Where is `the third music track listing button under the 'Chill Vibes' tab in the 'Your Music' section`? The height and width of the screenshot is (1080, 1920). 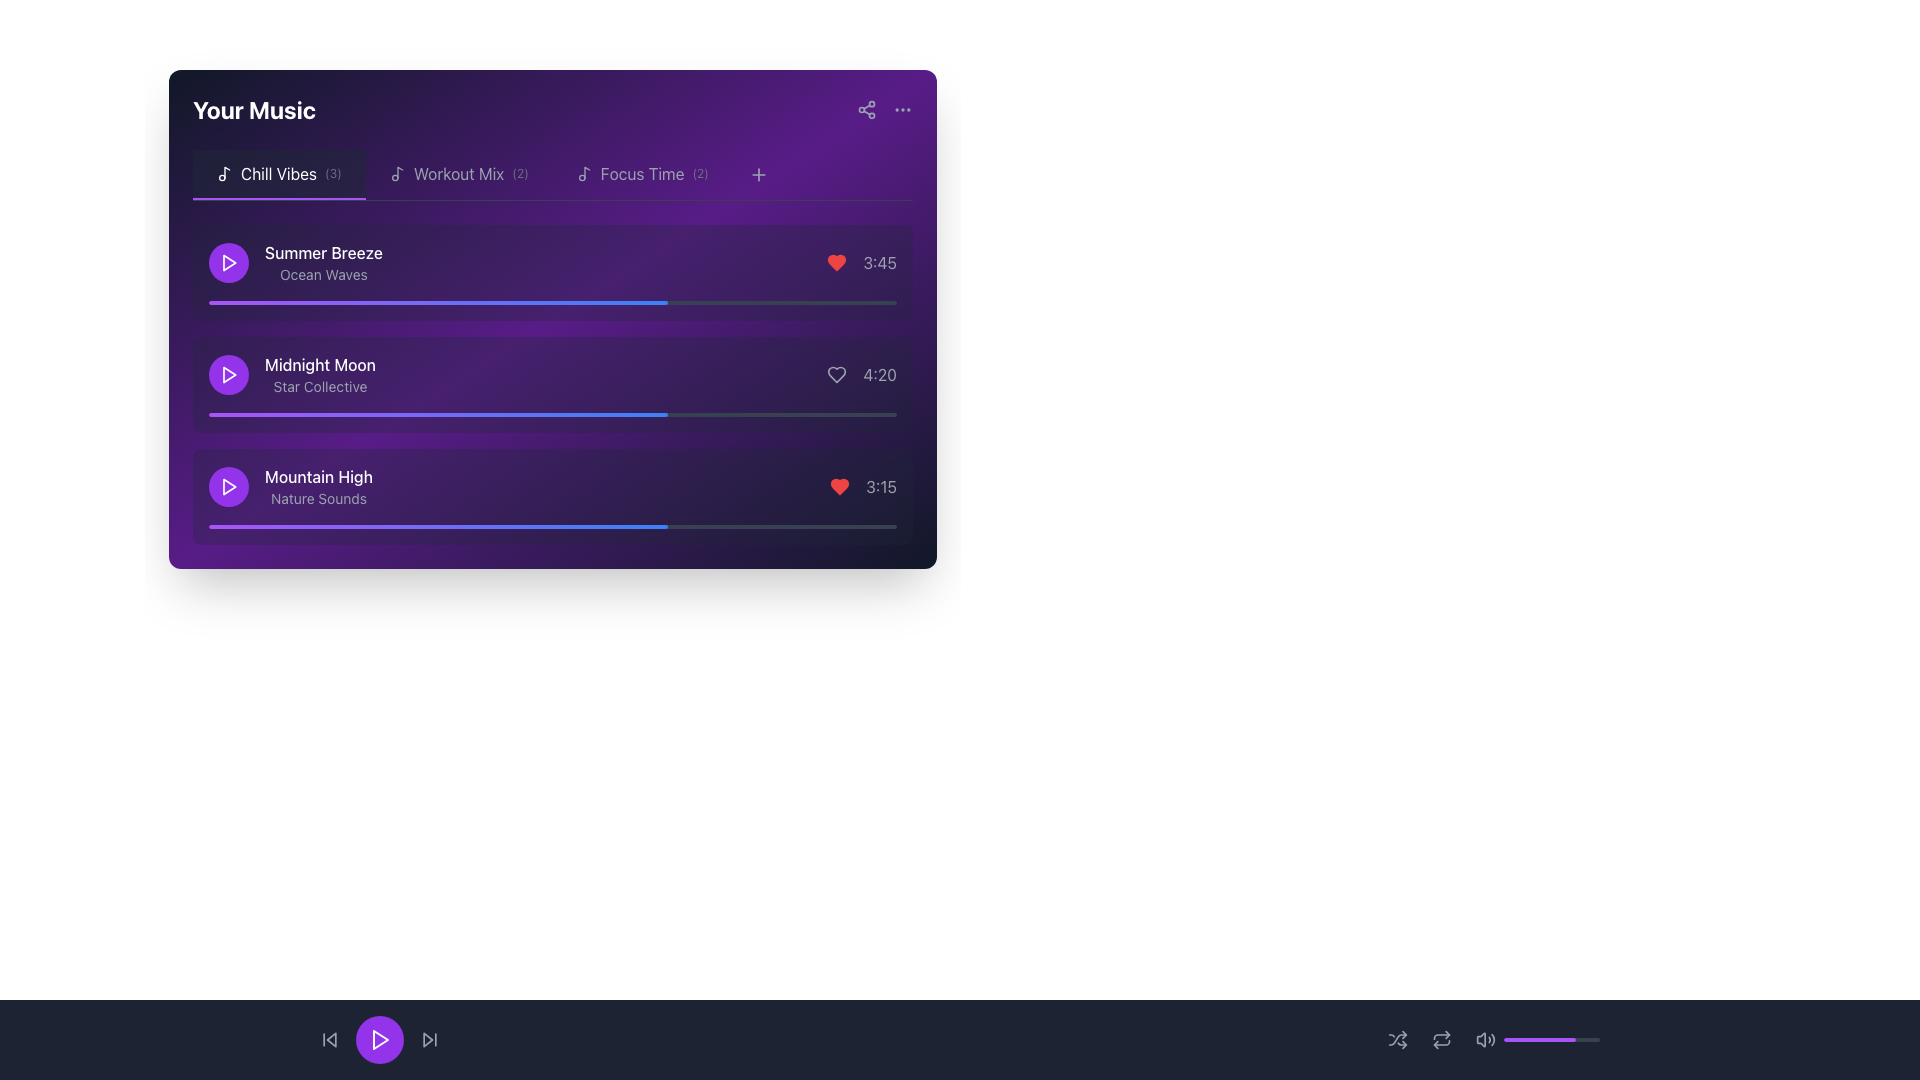 the third music track listing button under the 'Chill Vibes' tab in the 'Your Music' section is located at coordinates (552, 496).